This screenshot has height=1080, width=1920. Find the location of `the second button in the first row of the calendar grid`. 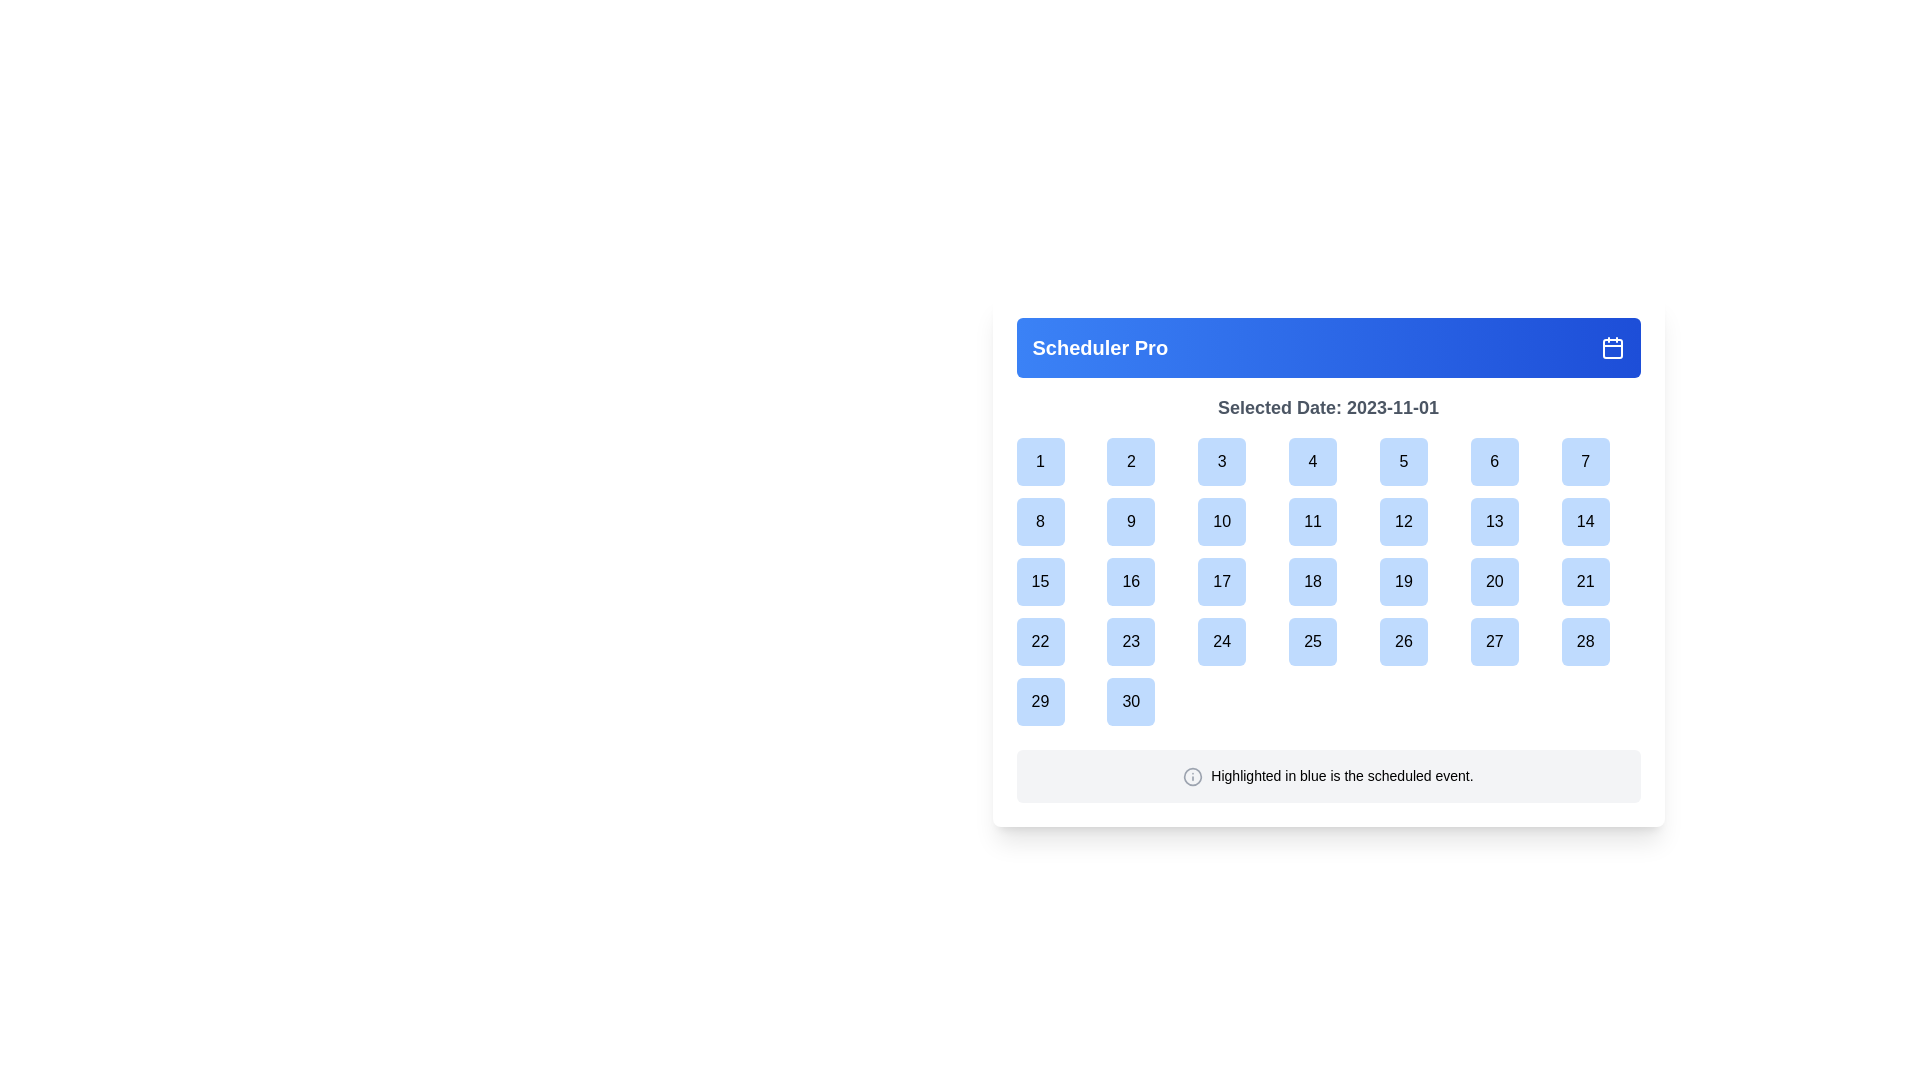

the second button in the first row of the calendar grid is located at coordinates (1131, 462).